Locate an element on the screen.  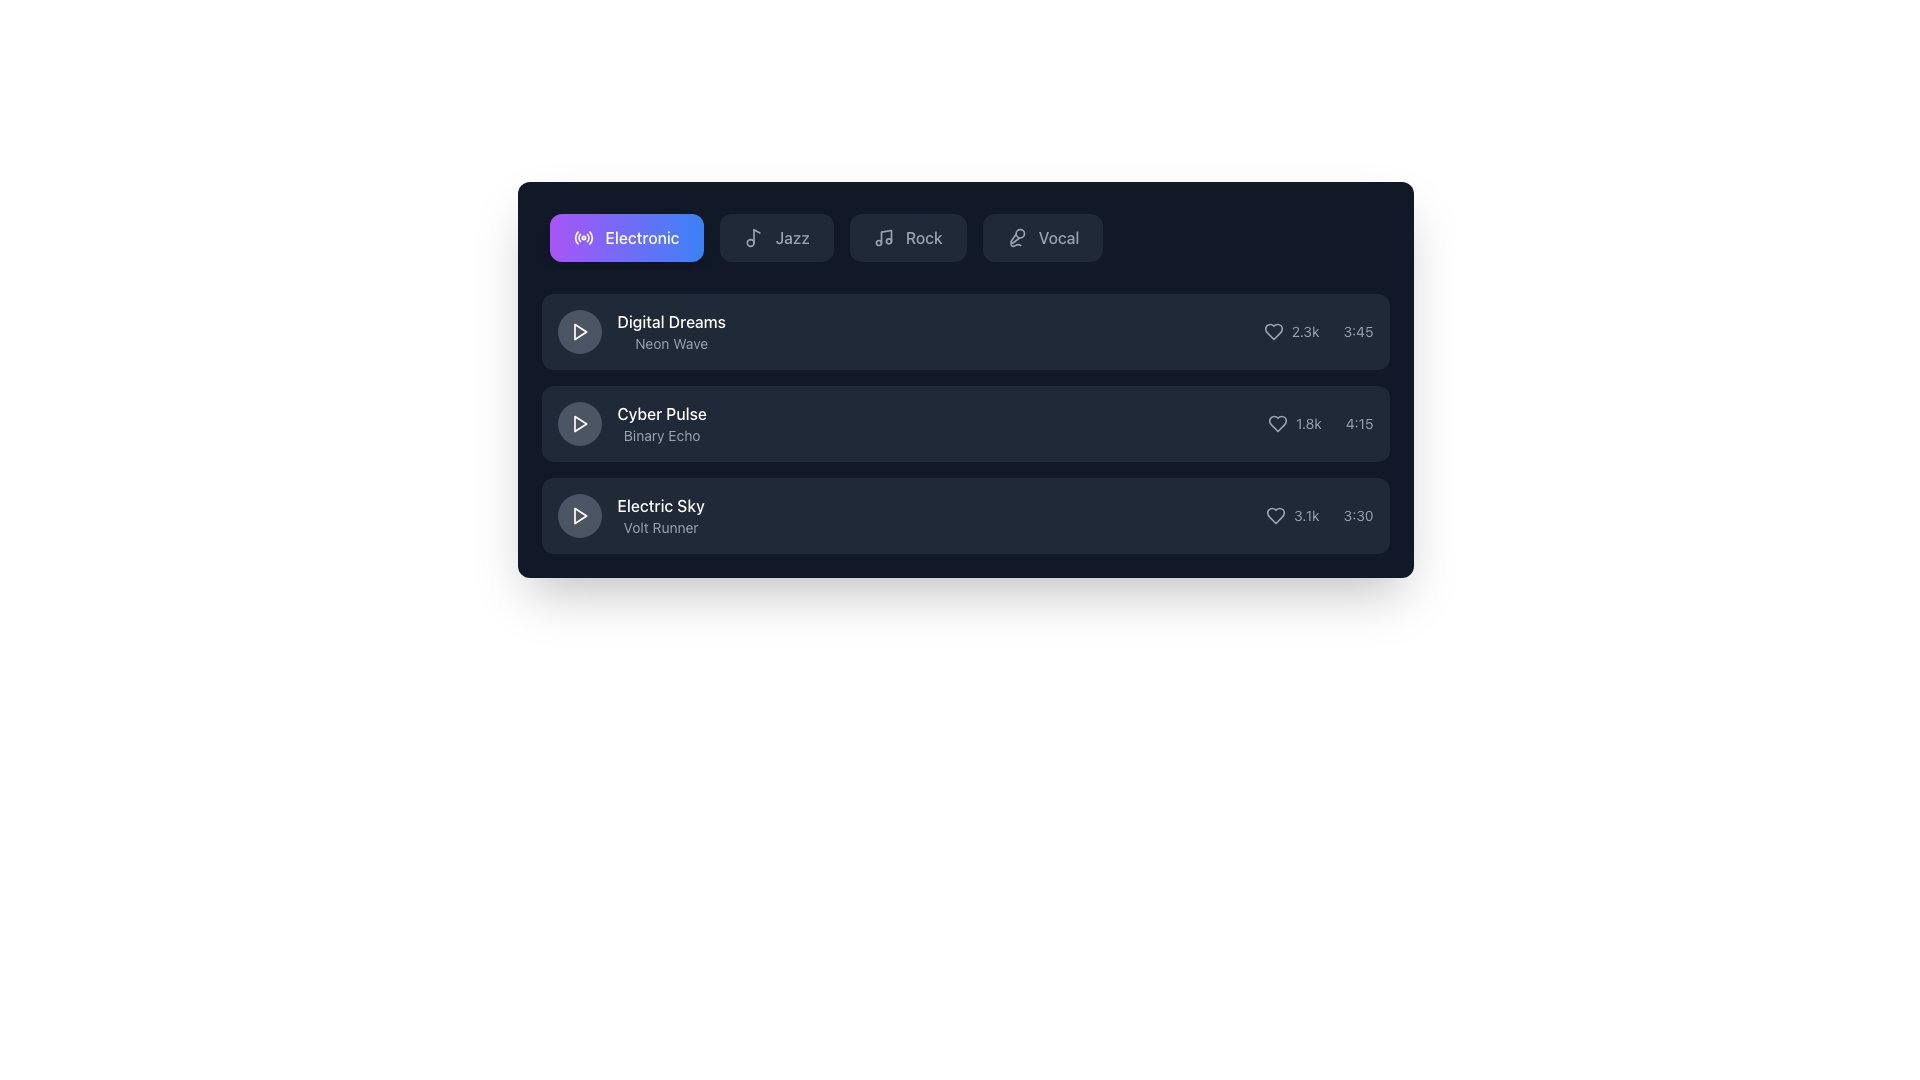
the 'Electronic' category label within the pill-shaped button is located at coordinates (642, 237).